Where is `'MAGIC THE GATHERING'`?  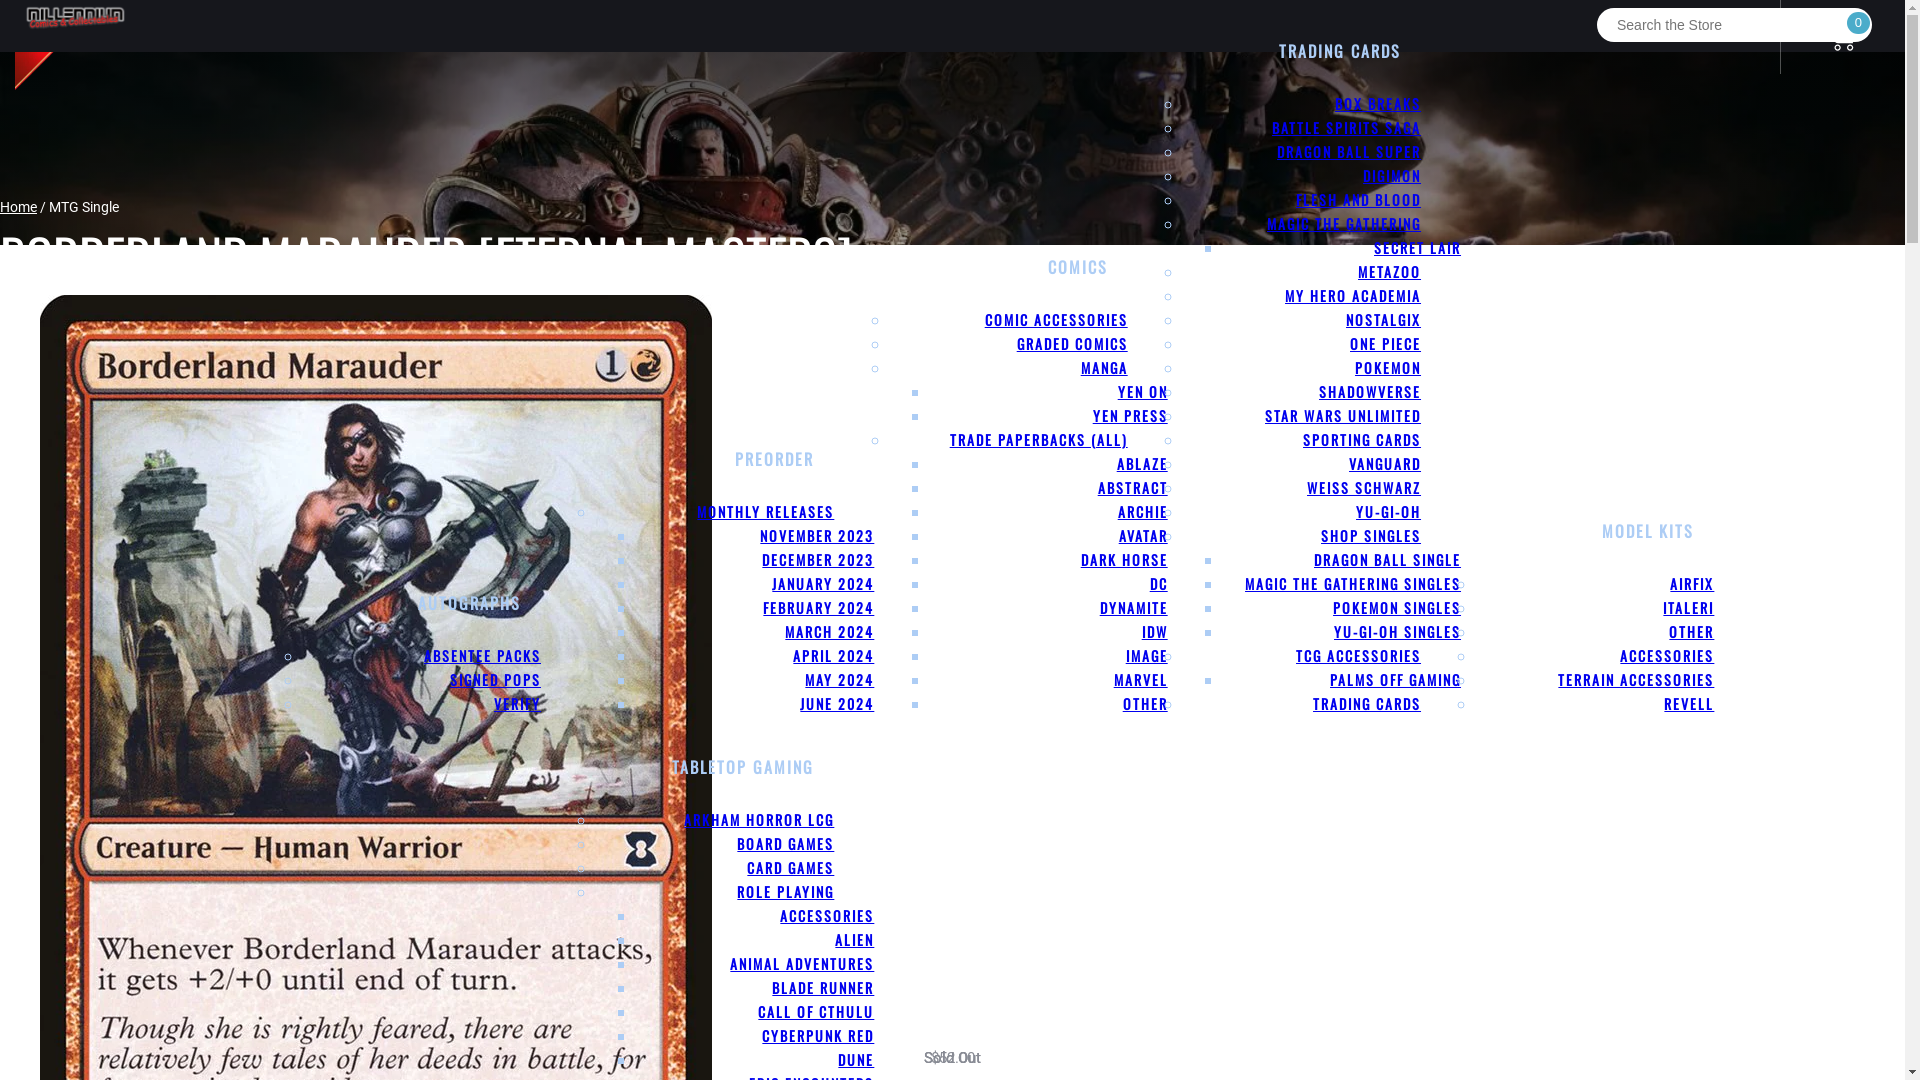
'MAGIC THE GATHERING' is located at coordinates (1266, 223).